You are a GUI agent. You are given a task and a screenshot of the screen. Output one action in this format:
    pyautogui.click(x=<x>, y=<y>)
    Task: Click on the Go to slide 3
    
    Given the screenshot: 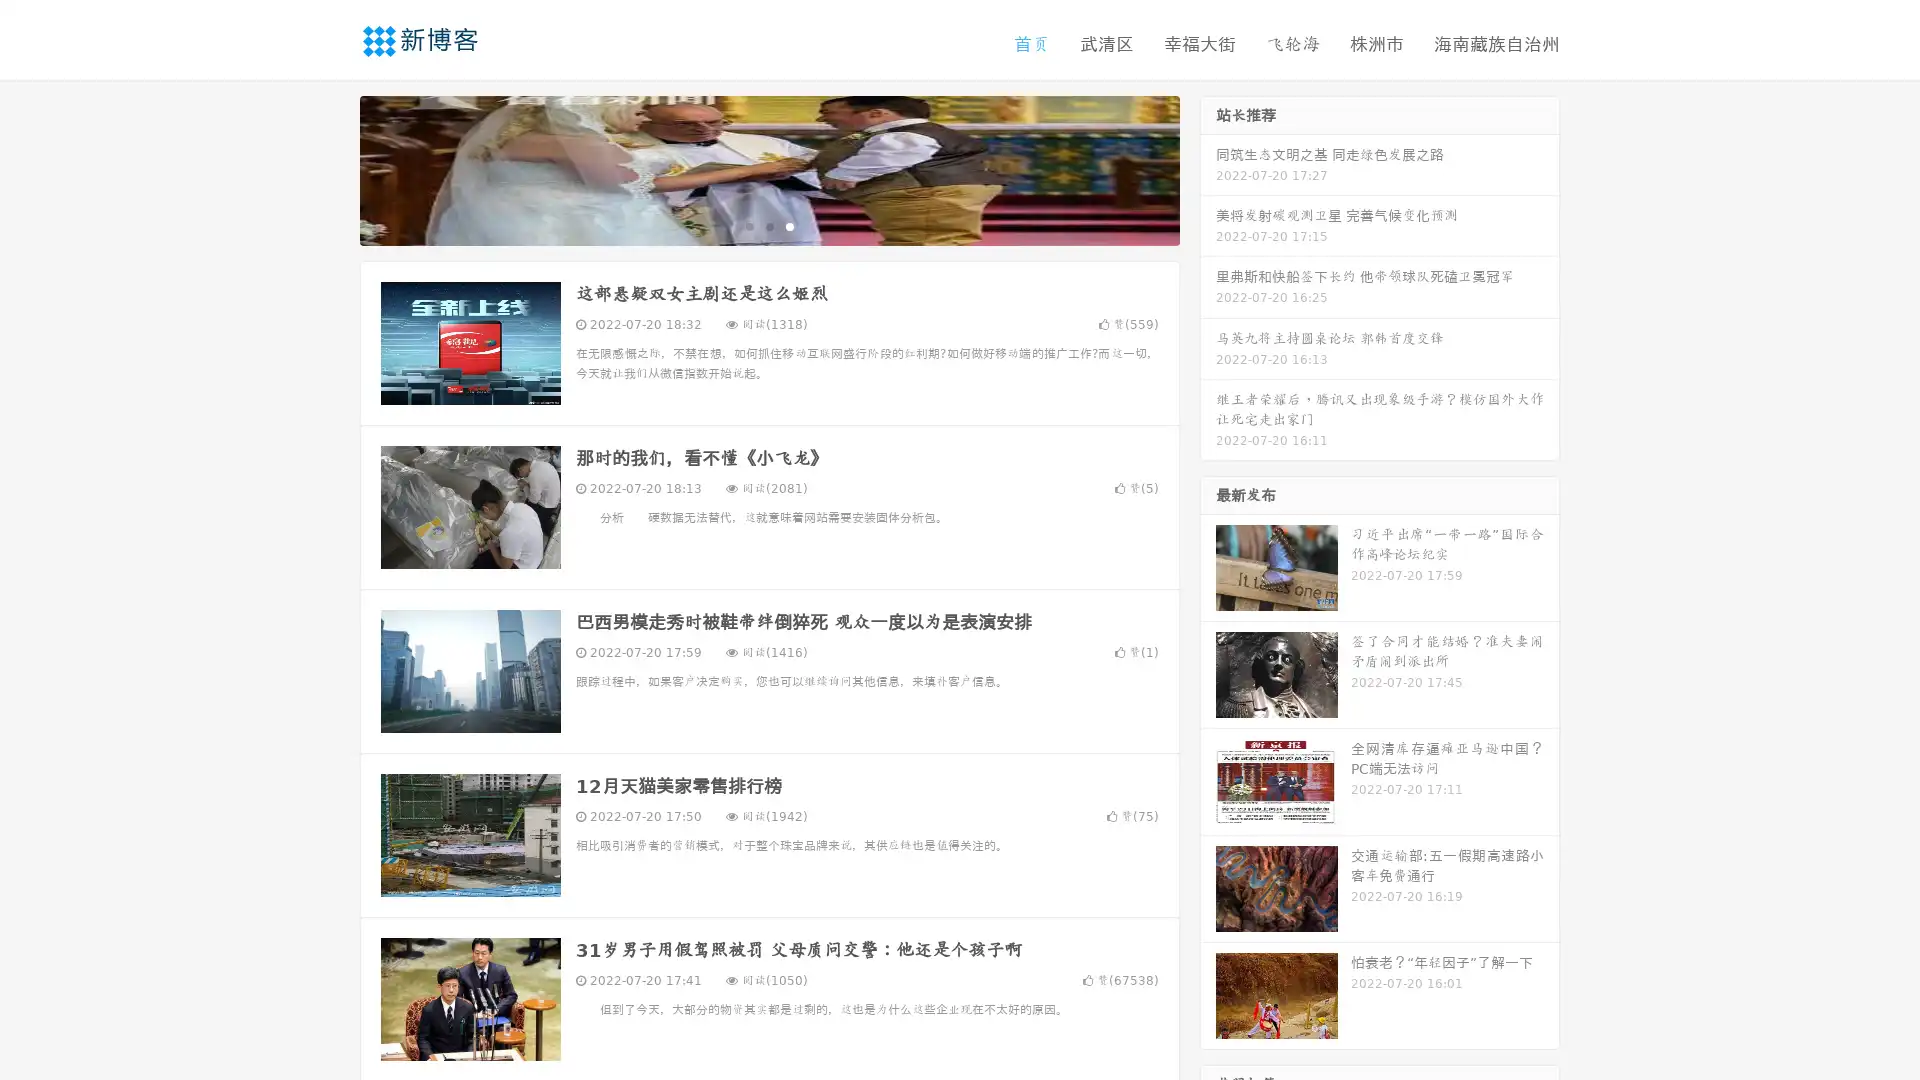 What is the action you would take?
    pyautogui.click(x=789, y=225)
    